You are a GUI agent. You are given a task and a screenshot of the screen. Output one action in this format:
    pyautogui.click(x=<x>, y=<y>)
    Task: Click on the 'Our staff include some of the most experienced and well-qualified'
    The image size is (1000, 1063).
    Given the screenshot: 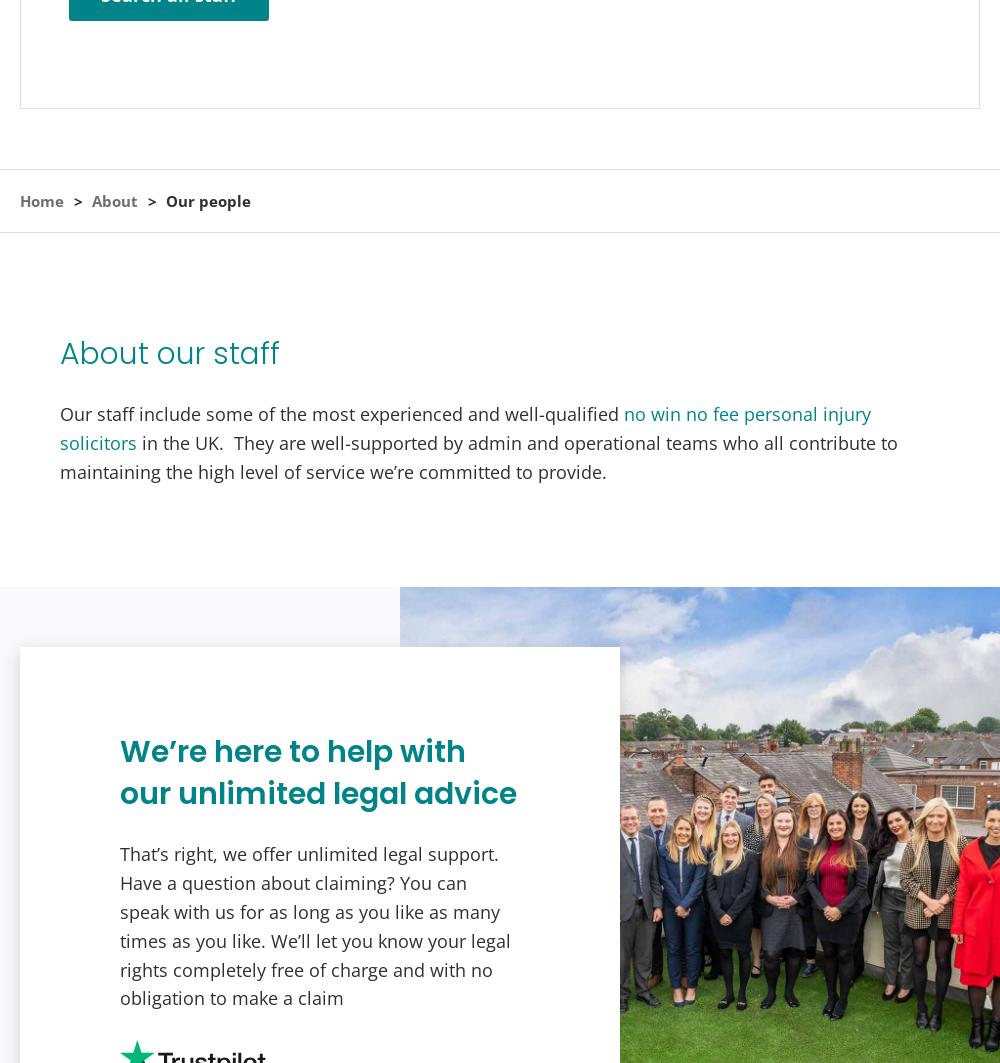 What is the action you would take?
    pyautogui.click(x=341, y=414)
    